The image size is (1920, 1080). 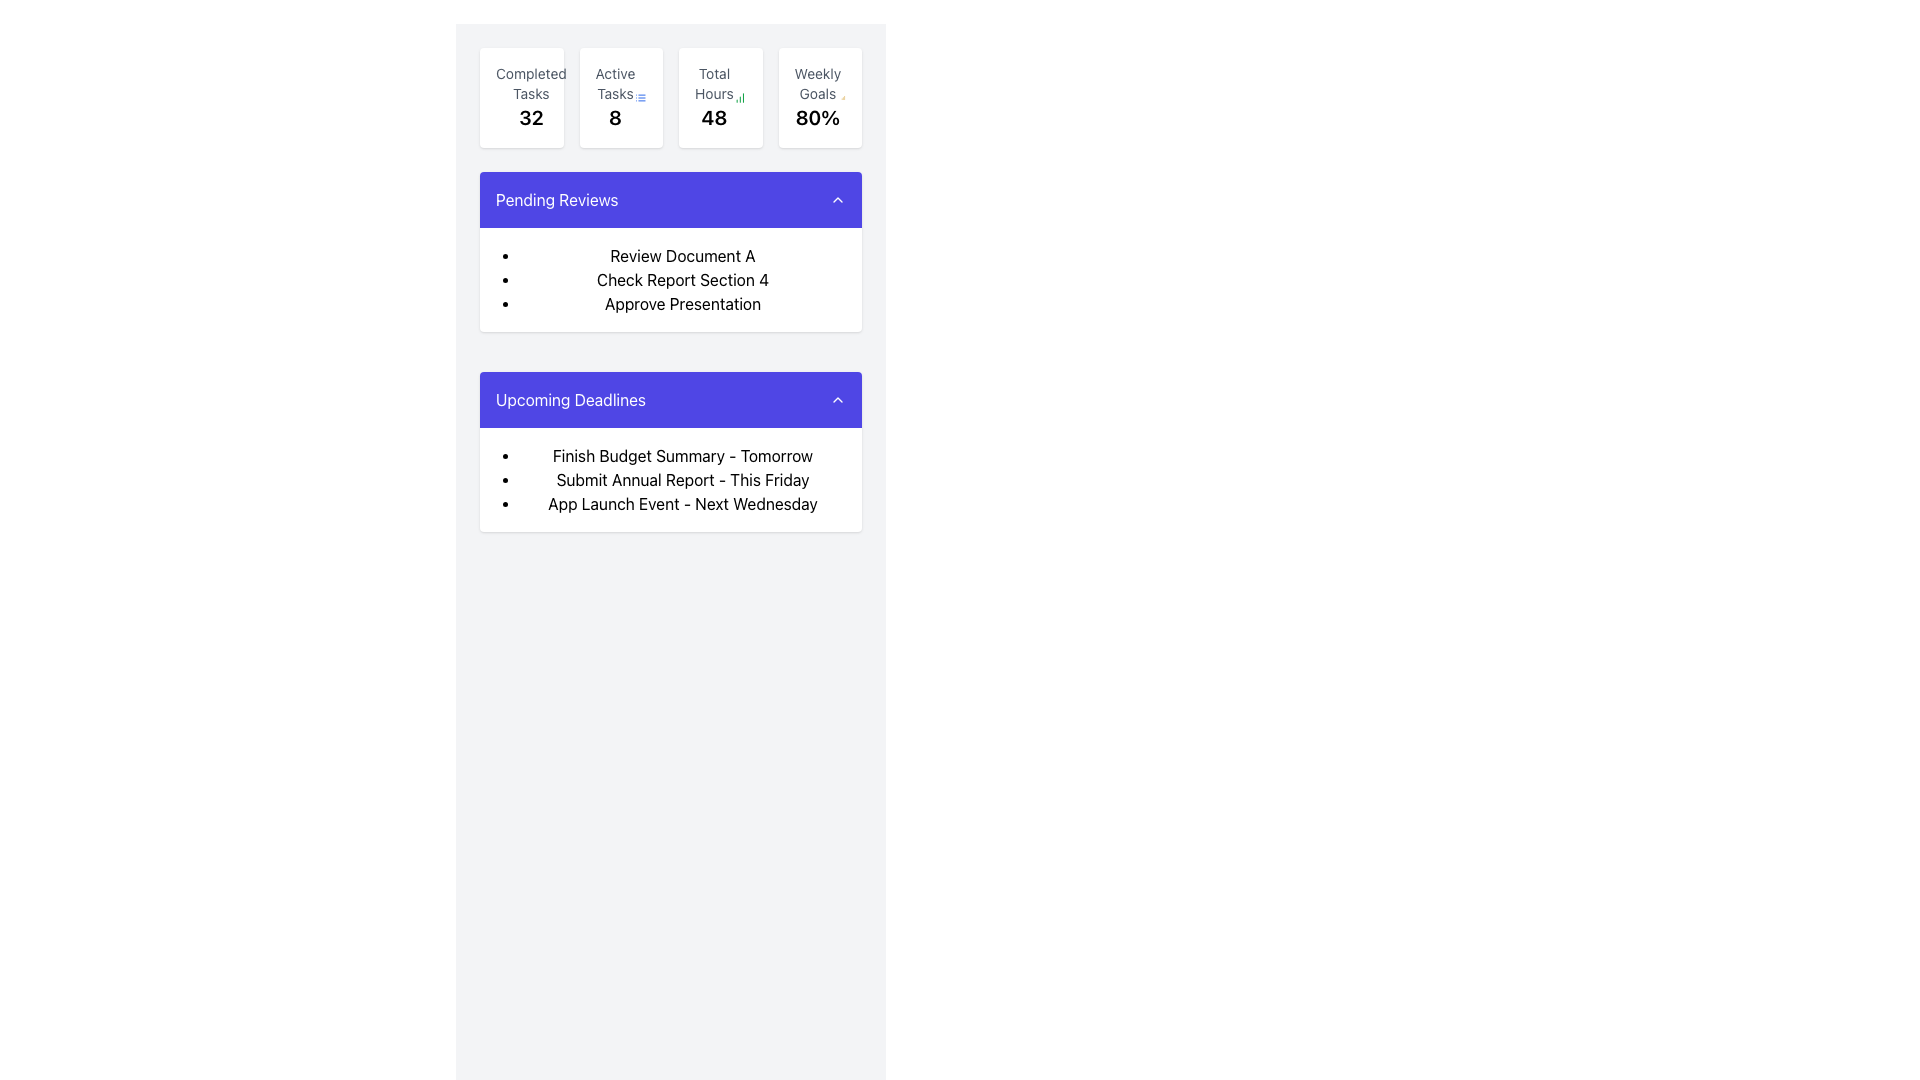 I want to click on the informational card located at the upper right position of the grid layout, so click(x=820, y=97).